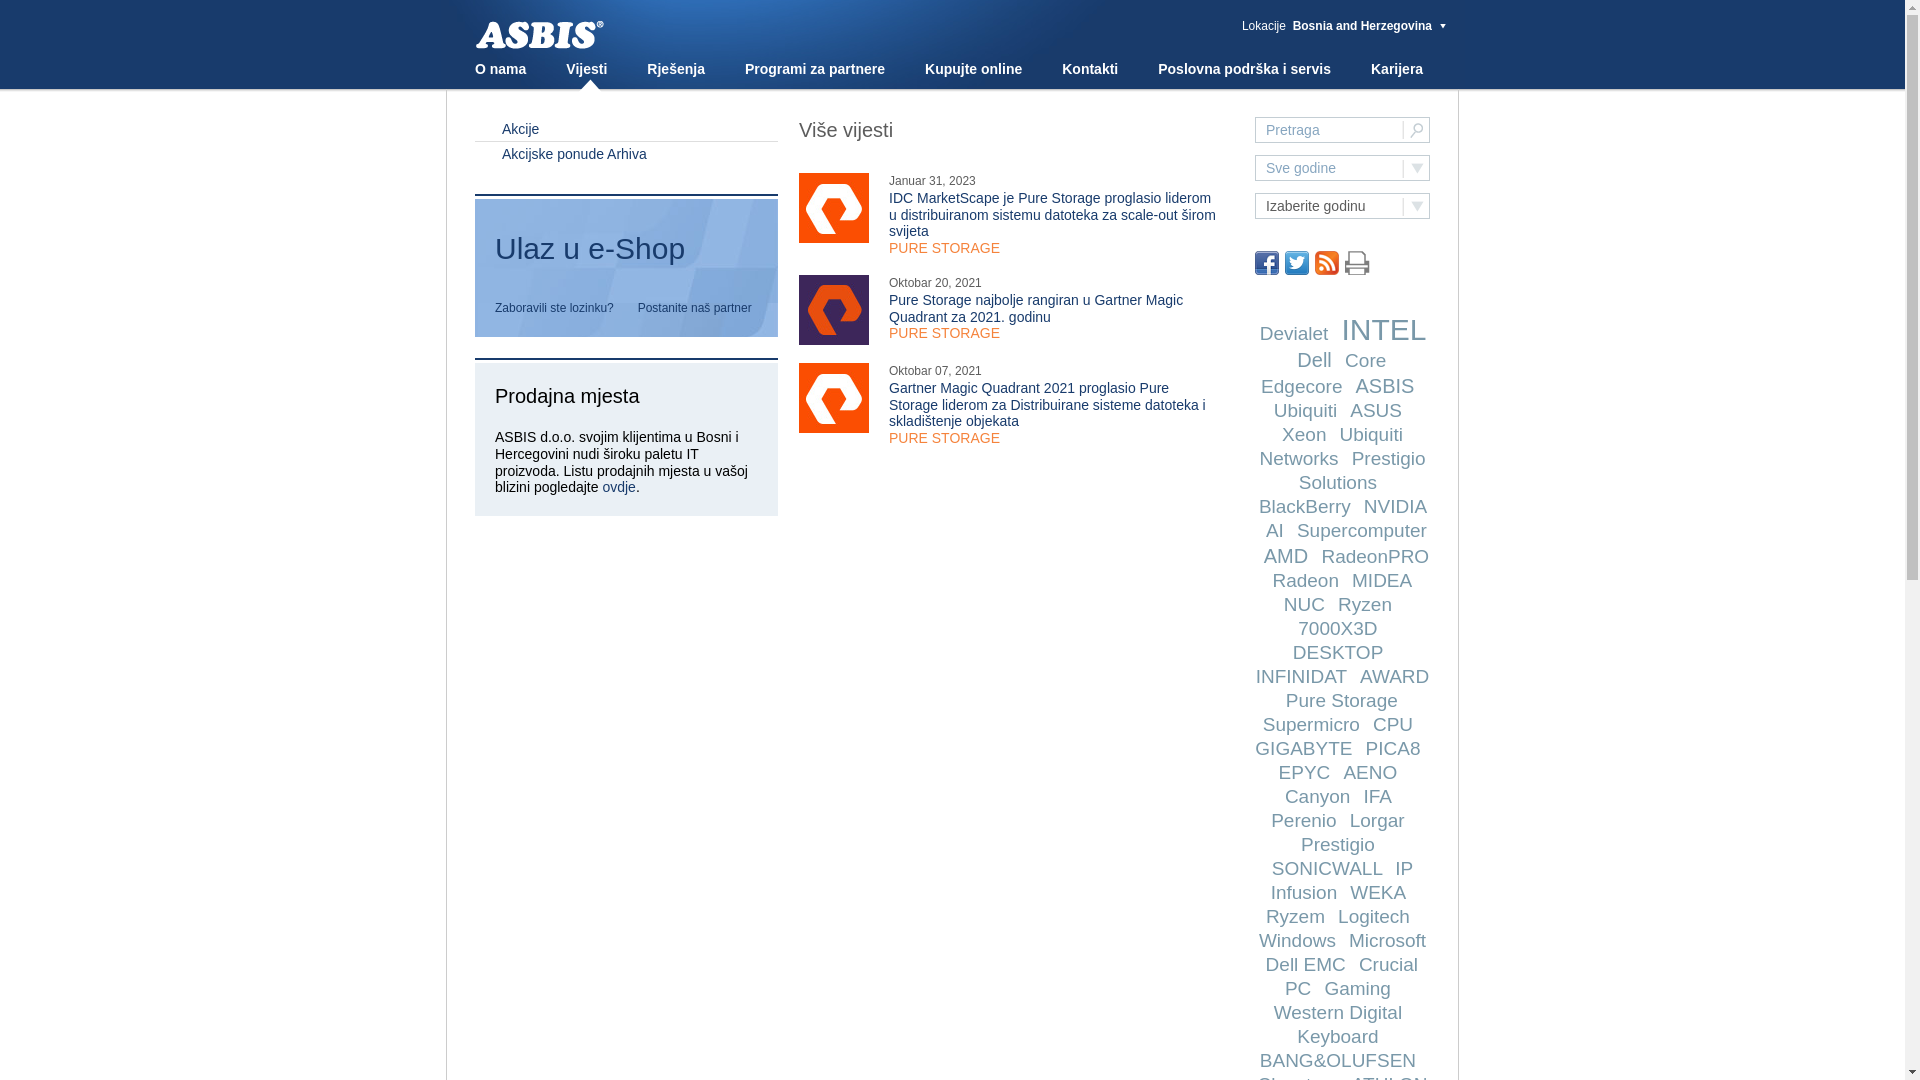  Describe the element at coordinates (1294, 332) in the screenshot. I see `'Devialet'` at that location.